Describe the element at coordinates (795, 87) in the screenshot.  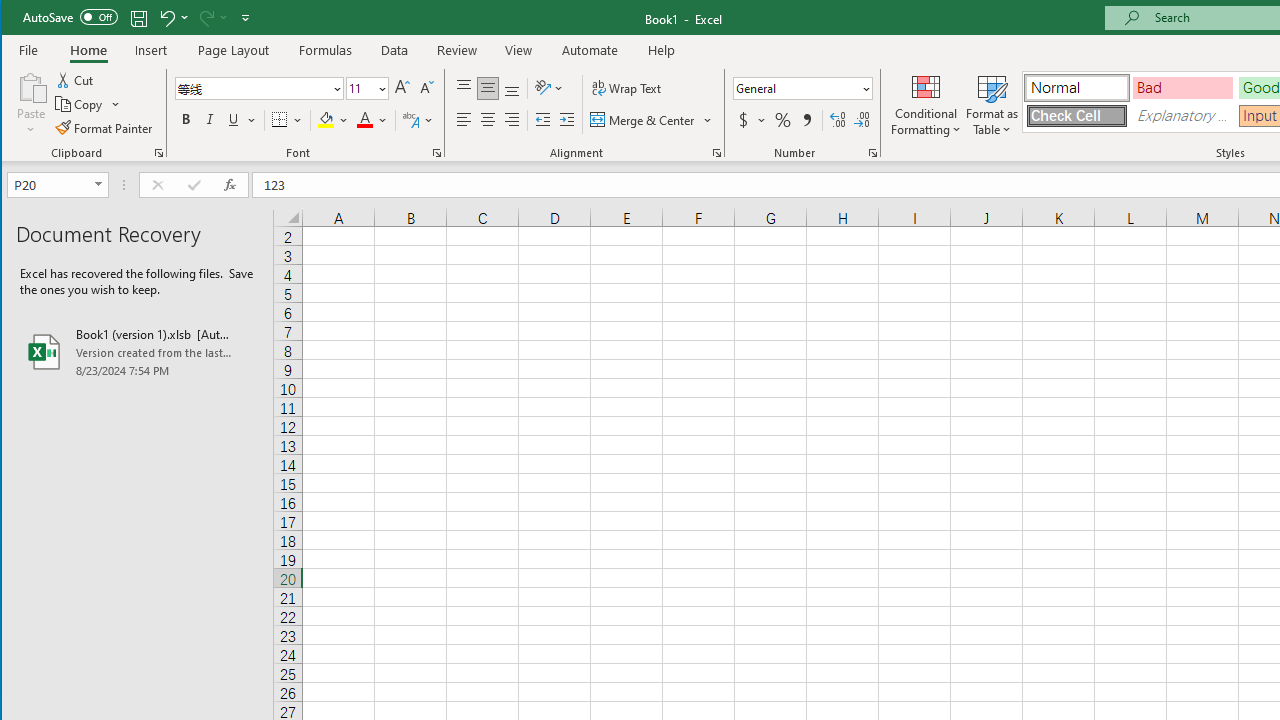
I see `'Number Format'` at that location.